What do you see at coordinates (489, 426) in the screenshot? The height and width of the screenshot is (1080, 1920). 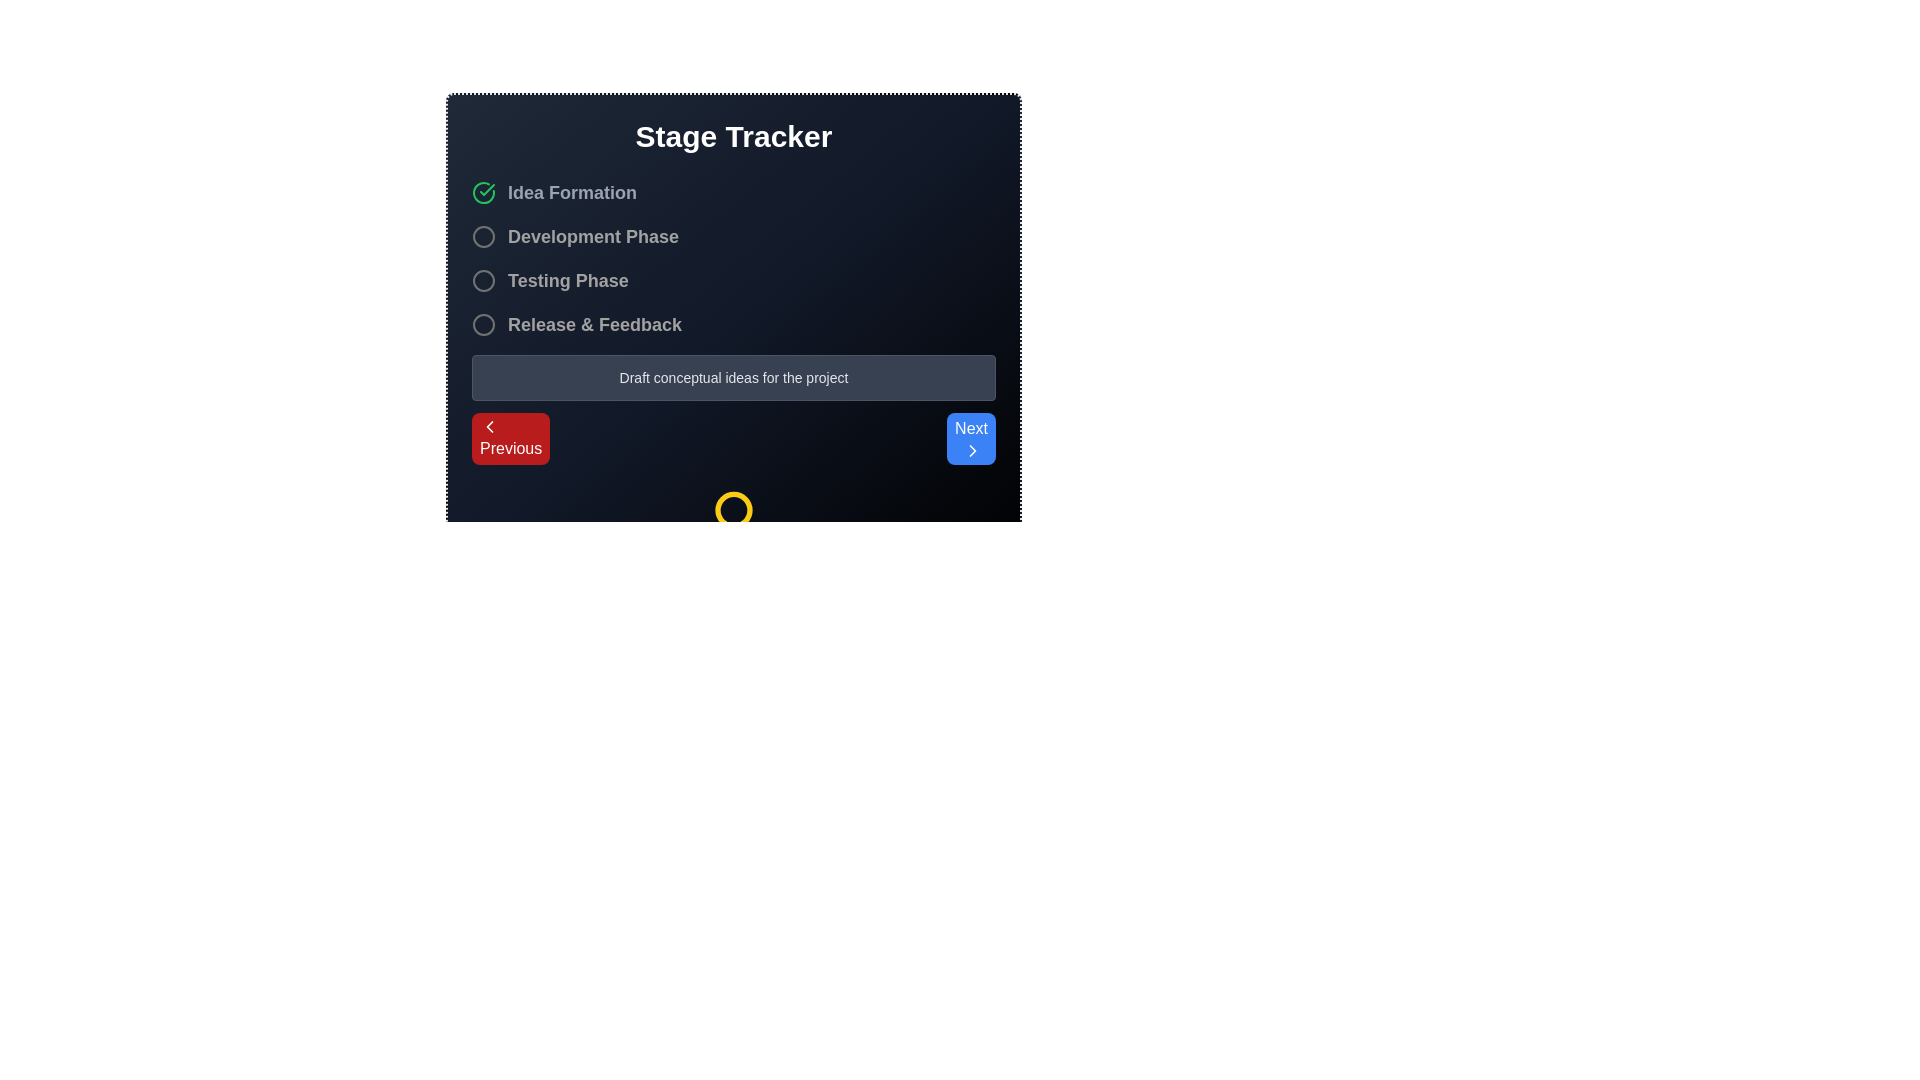 I see `the chevron icon located within the 'Previous' button` at bounding box center [489, 426].